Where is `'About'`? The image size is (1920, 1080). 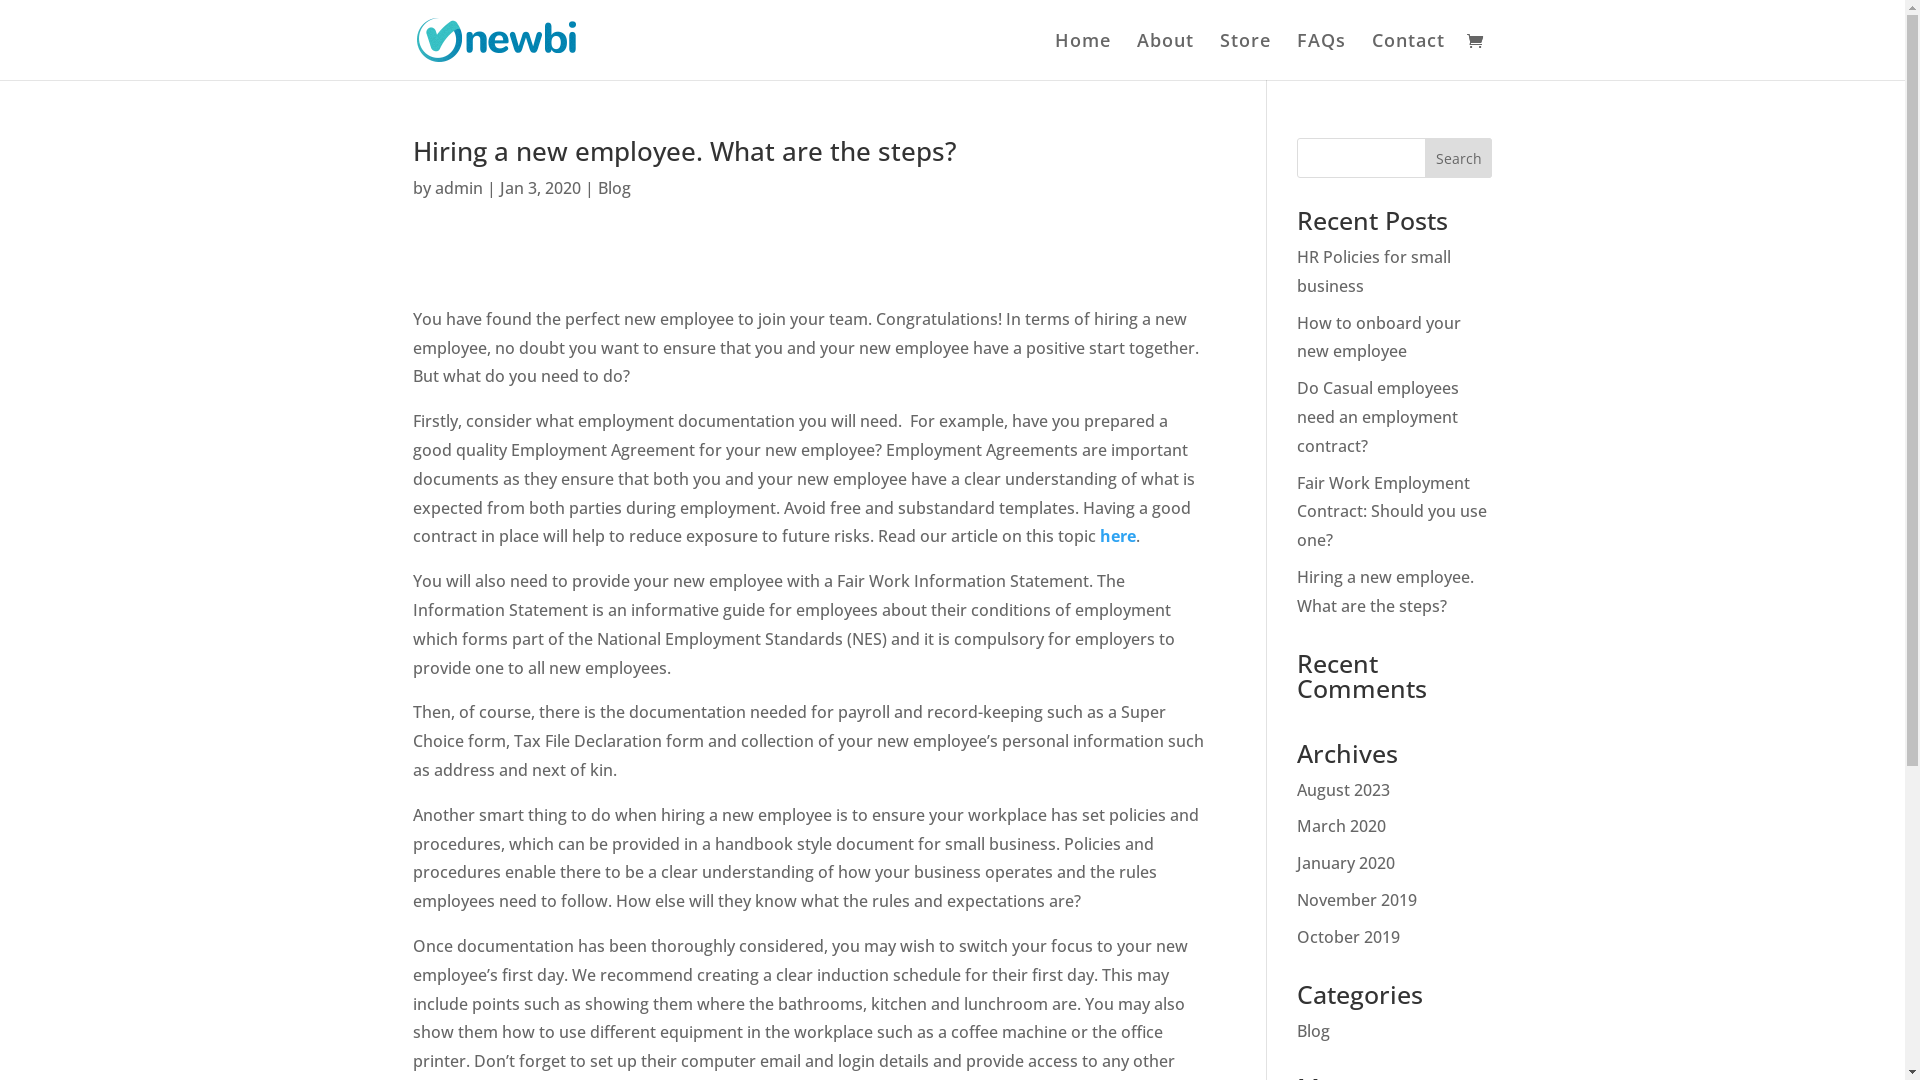
'About' is located at coordinates (1164, 55).